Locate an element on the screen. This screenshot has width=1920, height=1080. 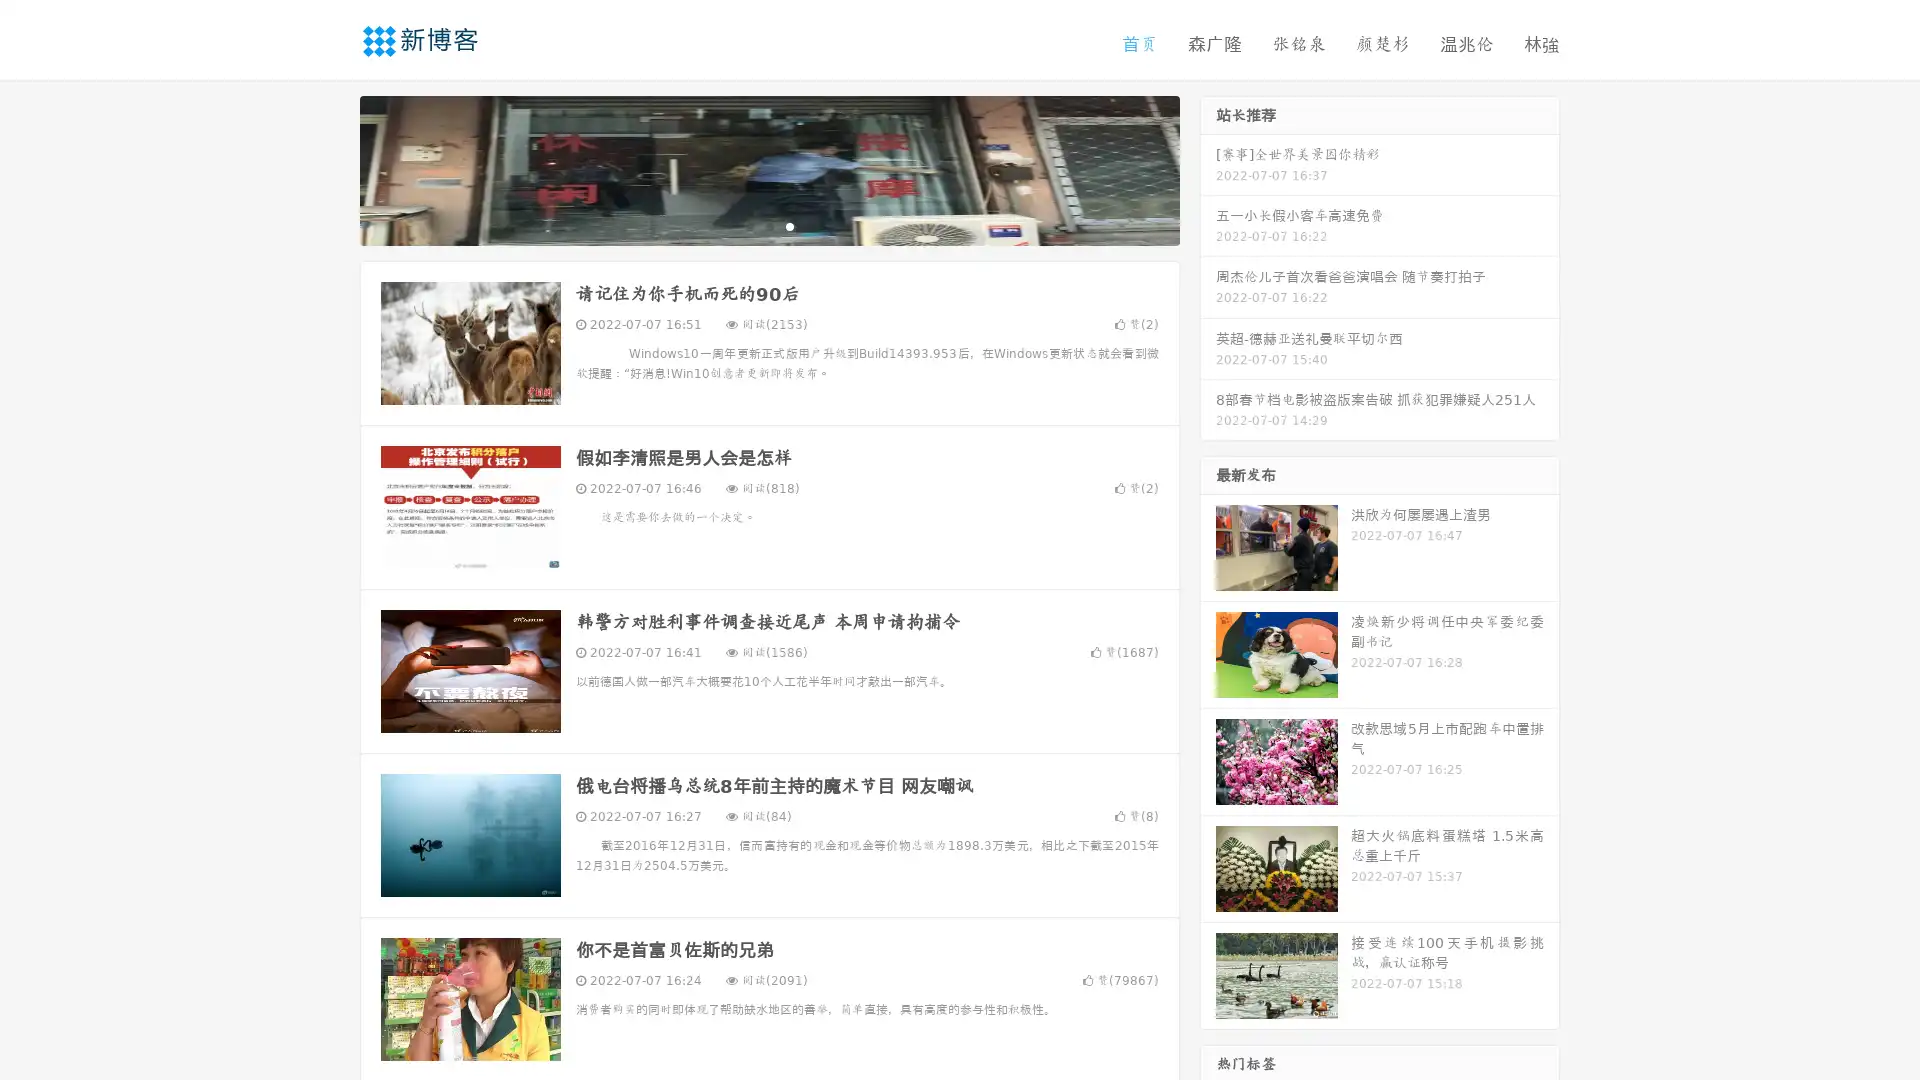
Next slide is located at coordinates (1208, 168).